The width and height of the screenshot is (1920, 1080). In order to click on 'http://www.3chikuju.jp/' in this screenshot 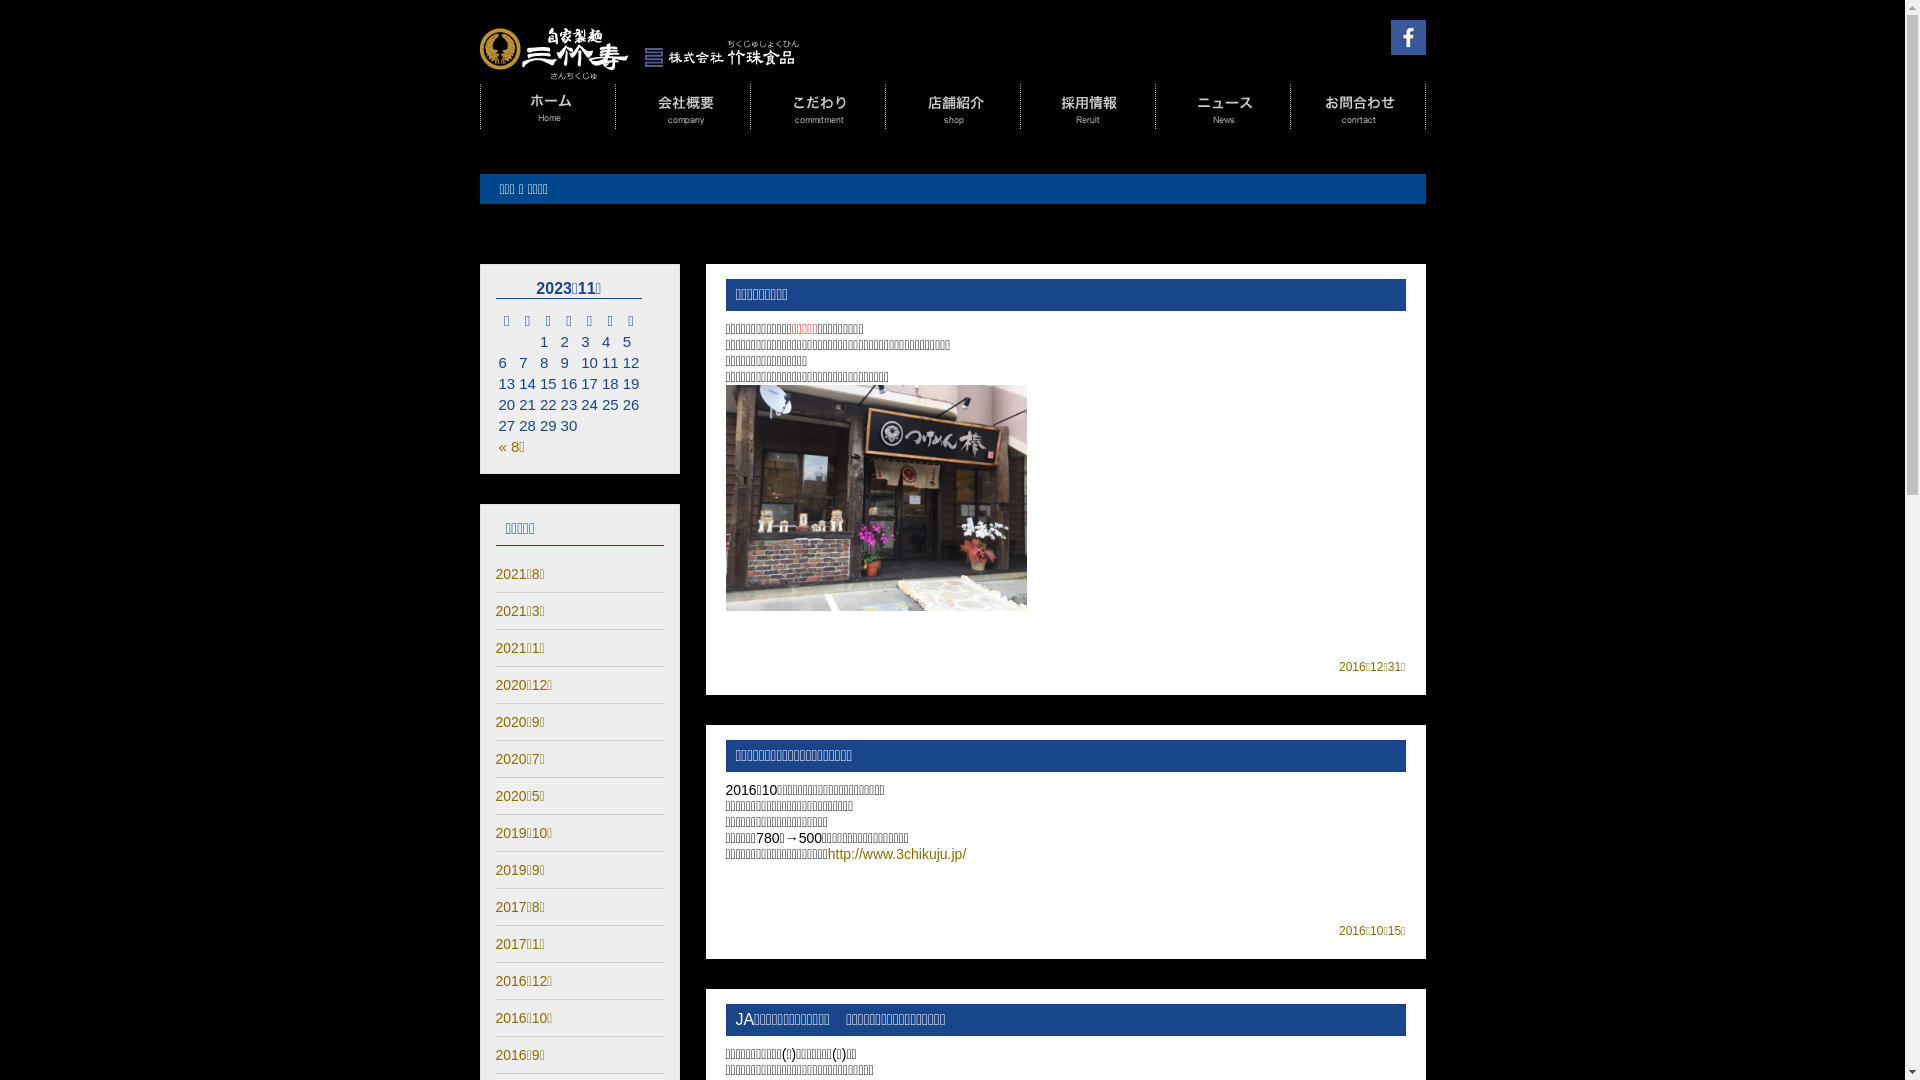, I will do `click(896, 853)`.